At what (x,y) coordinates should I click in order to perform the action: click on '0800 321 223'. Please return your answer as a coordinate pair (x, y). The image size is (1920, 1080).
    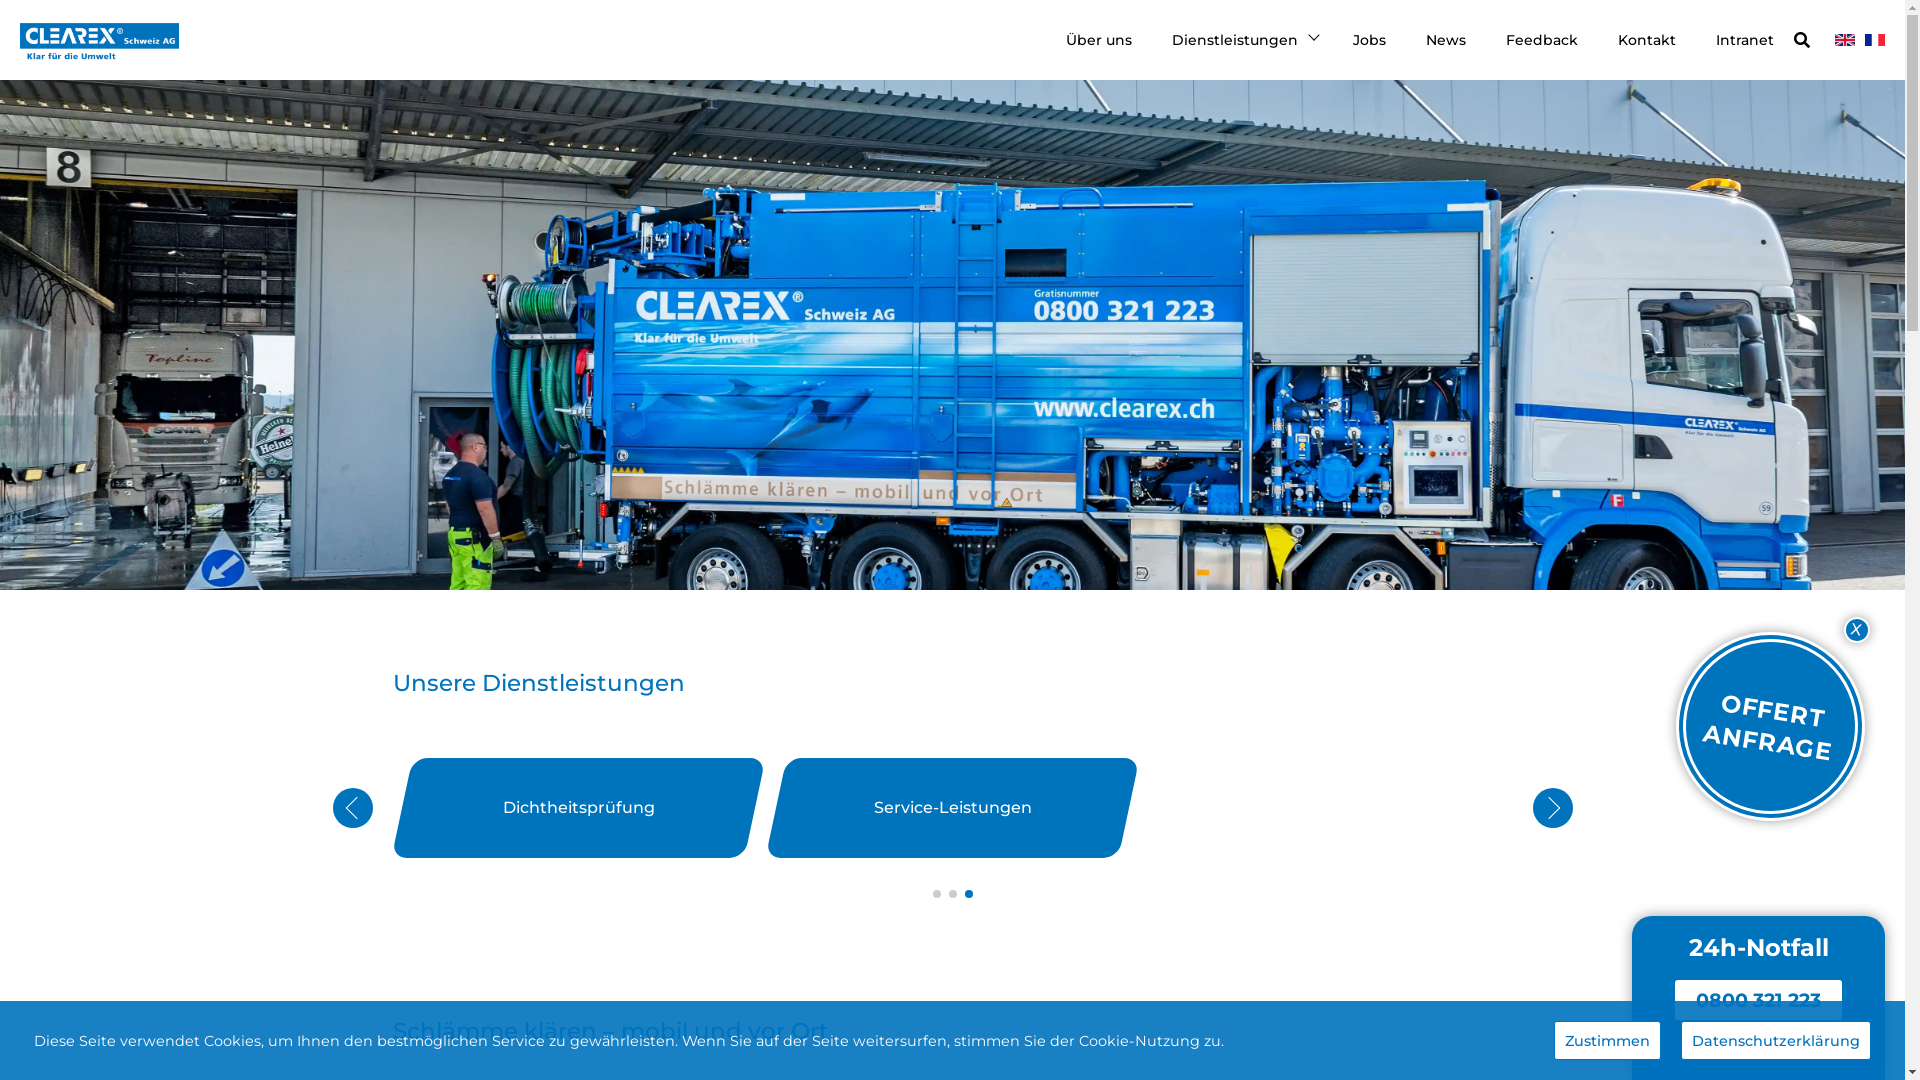
    Looking at the image, I should click on (1757, 999).